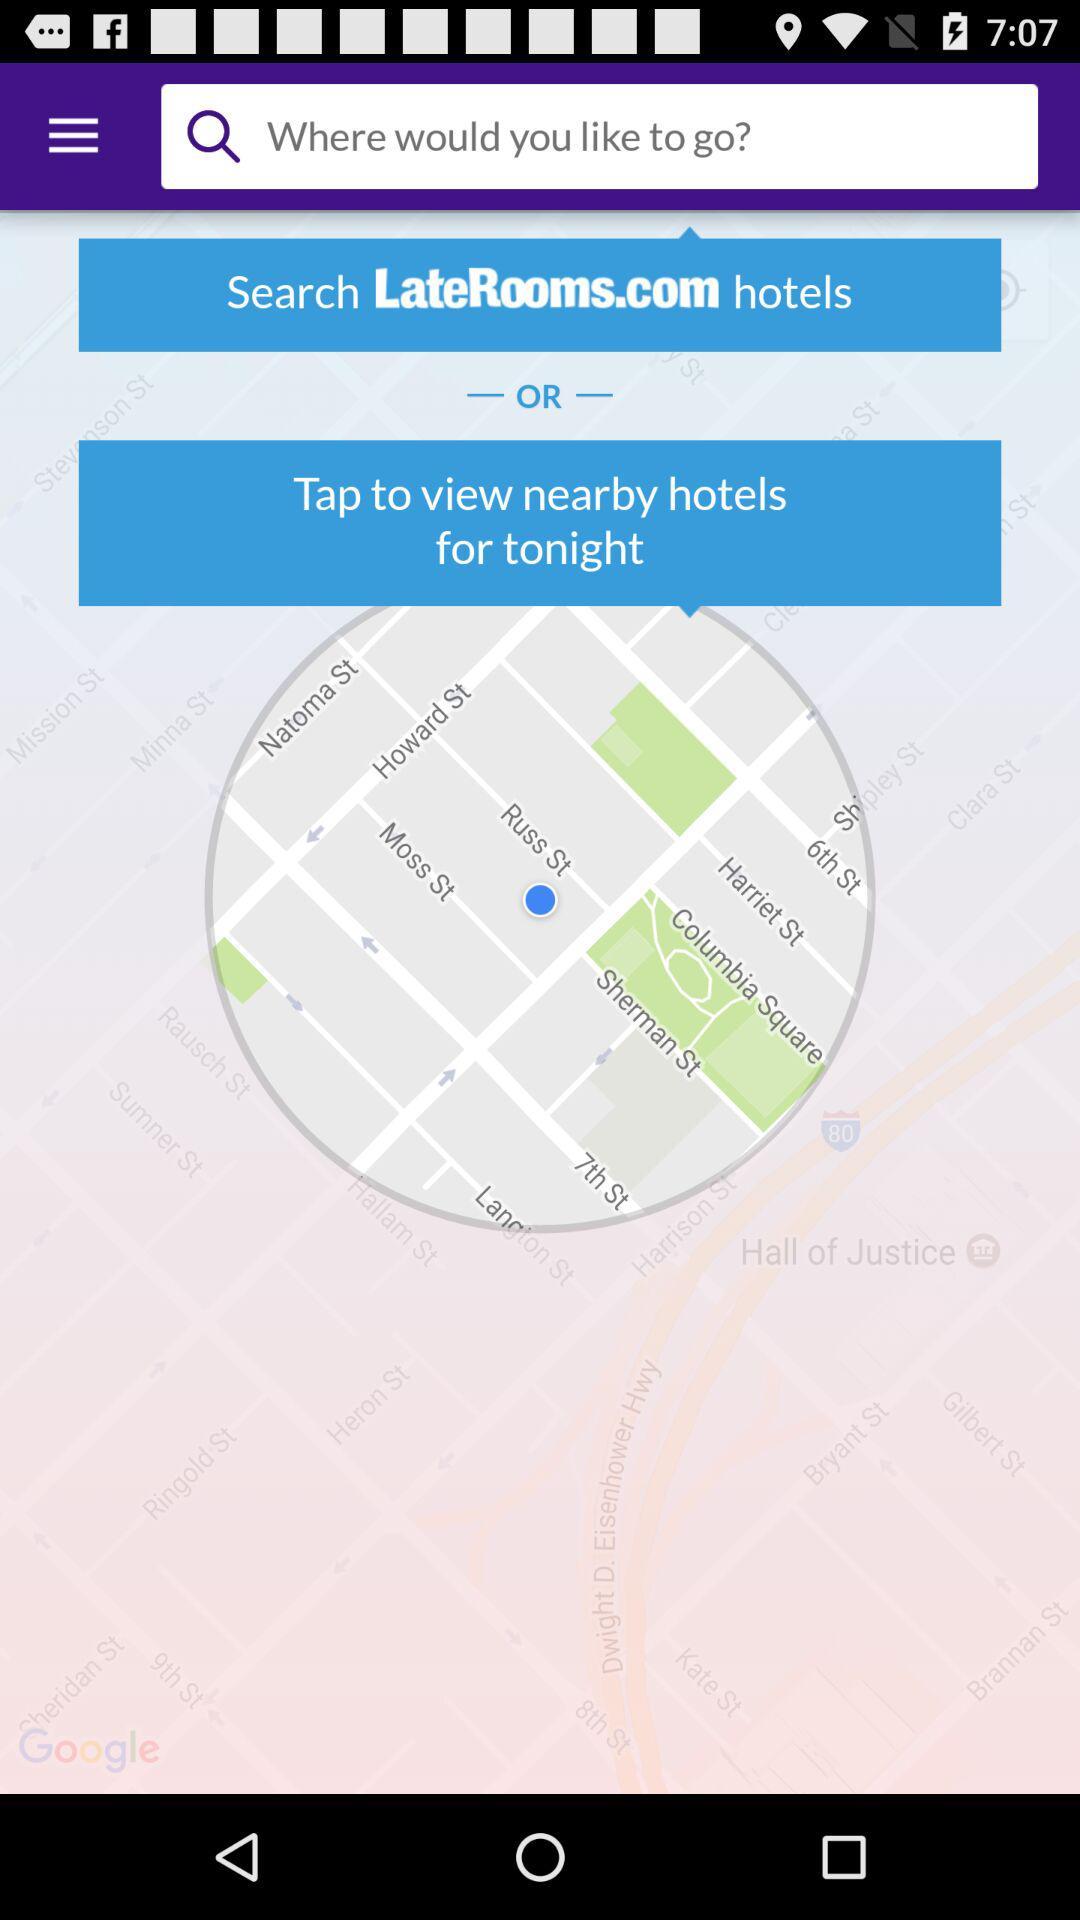 This screenshot has width=1080, height=1920. What do you see at coordinates (644, 135) in the screenshot?
I see `search hotels` at bounding box center [644, 135].